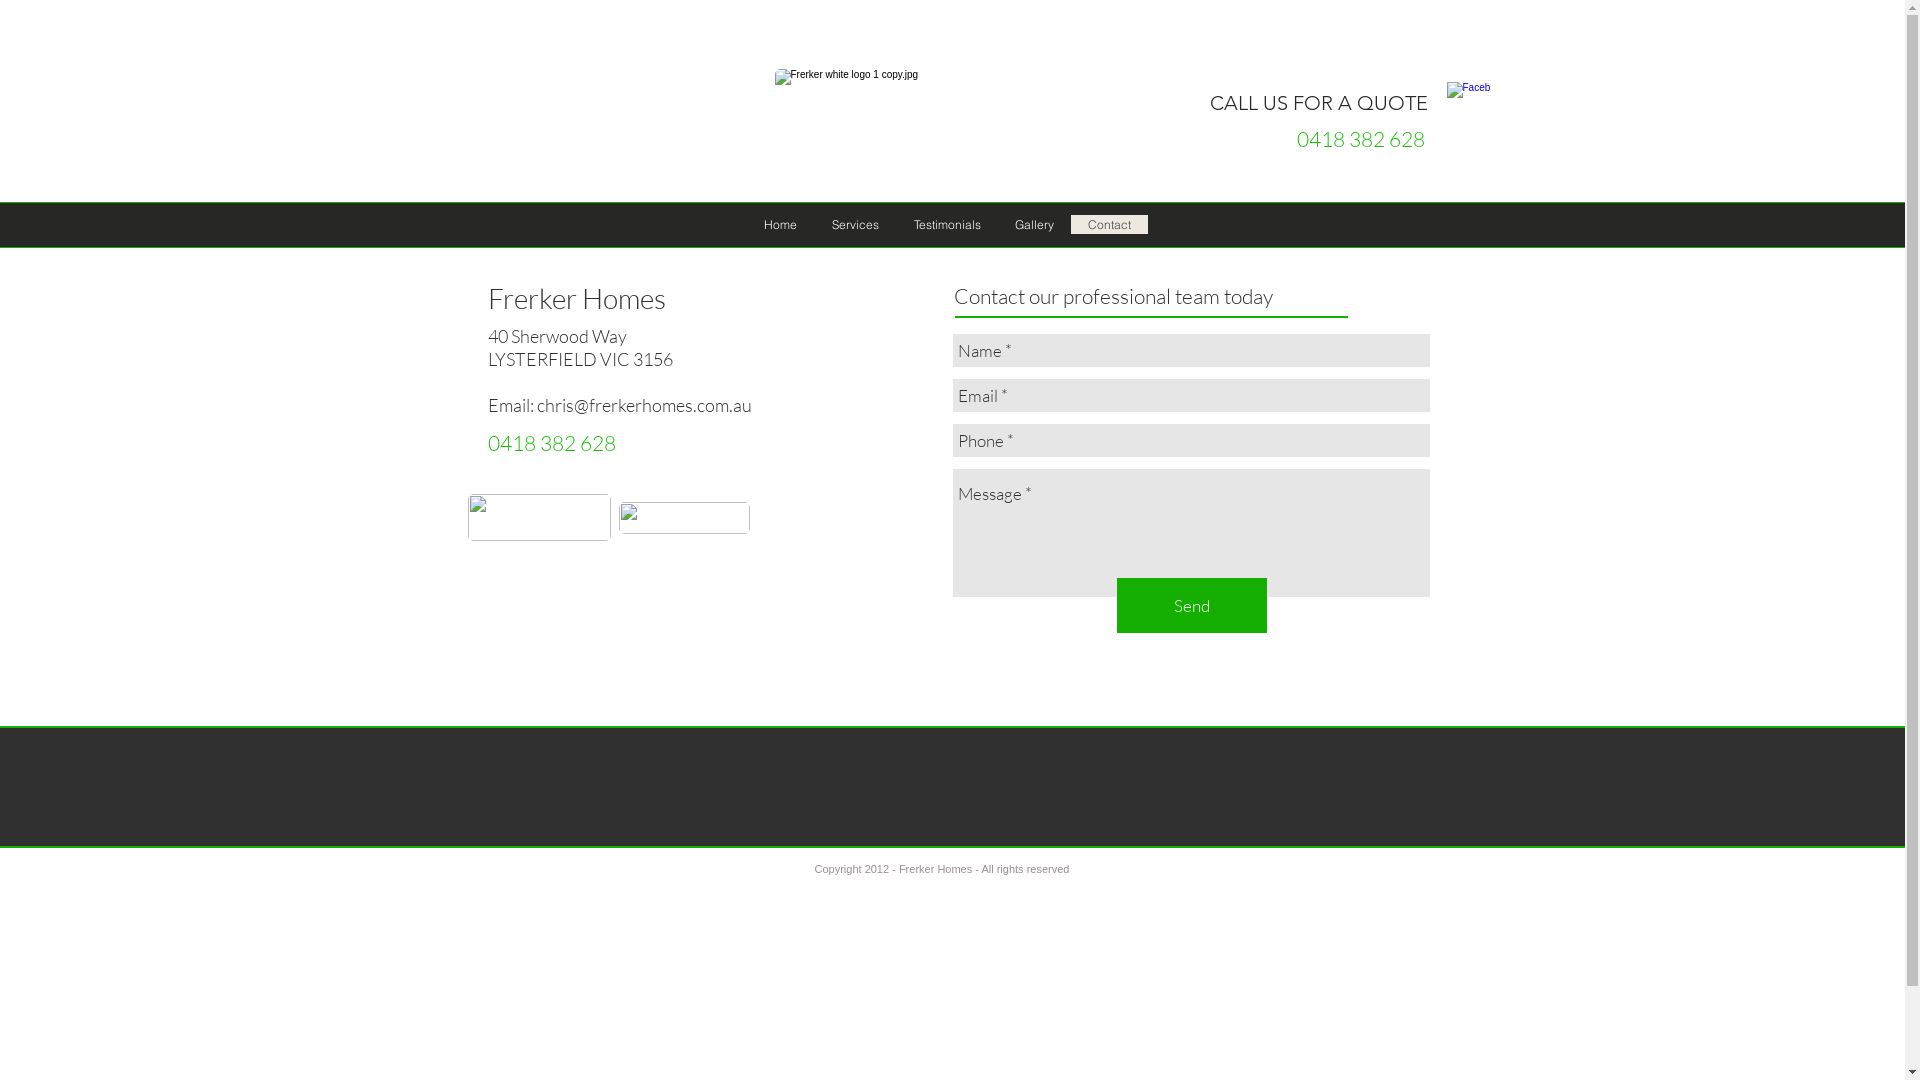 The height and width of the screenshot is (1080, 1920). Describe the element at coordinates (778, 224) in the screenshot. I see `'Home'` at that location.